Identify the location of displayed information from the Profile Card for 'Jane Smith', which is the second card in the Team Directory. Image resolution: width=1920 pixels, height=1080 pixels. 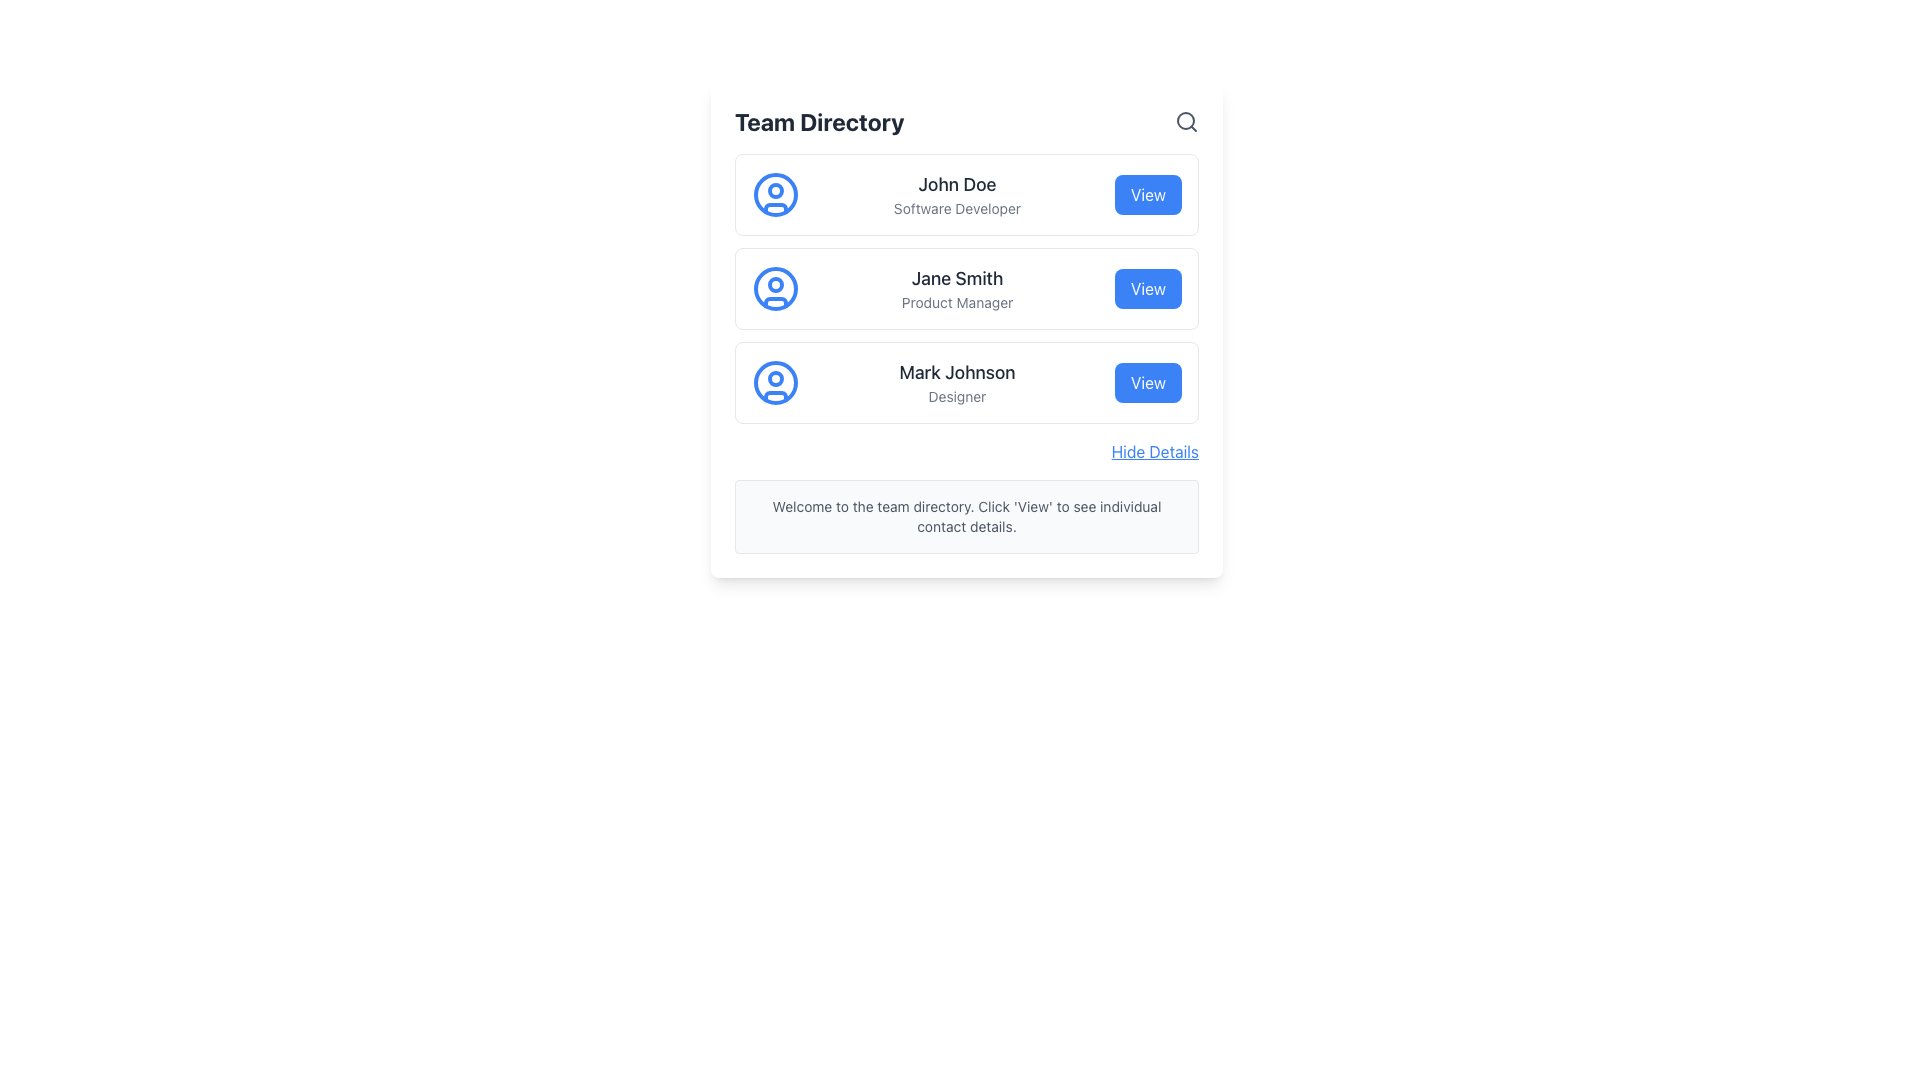
(966, 289).